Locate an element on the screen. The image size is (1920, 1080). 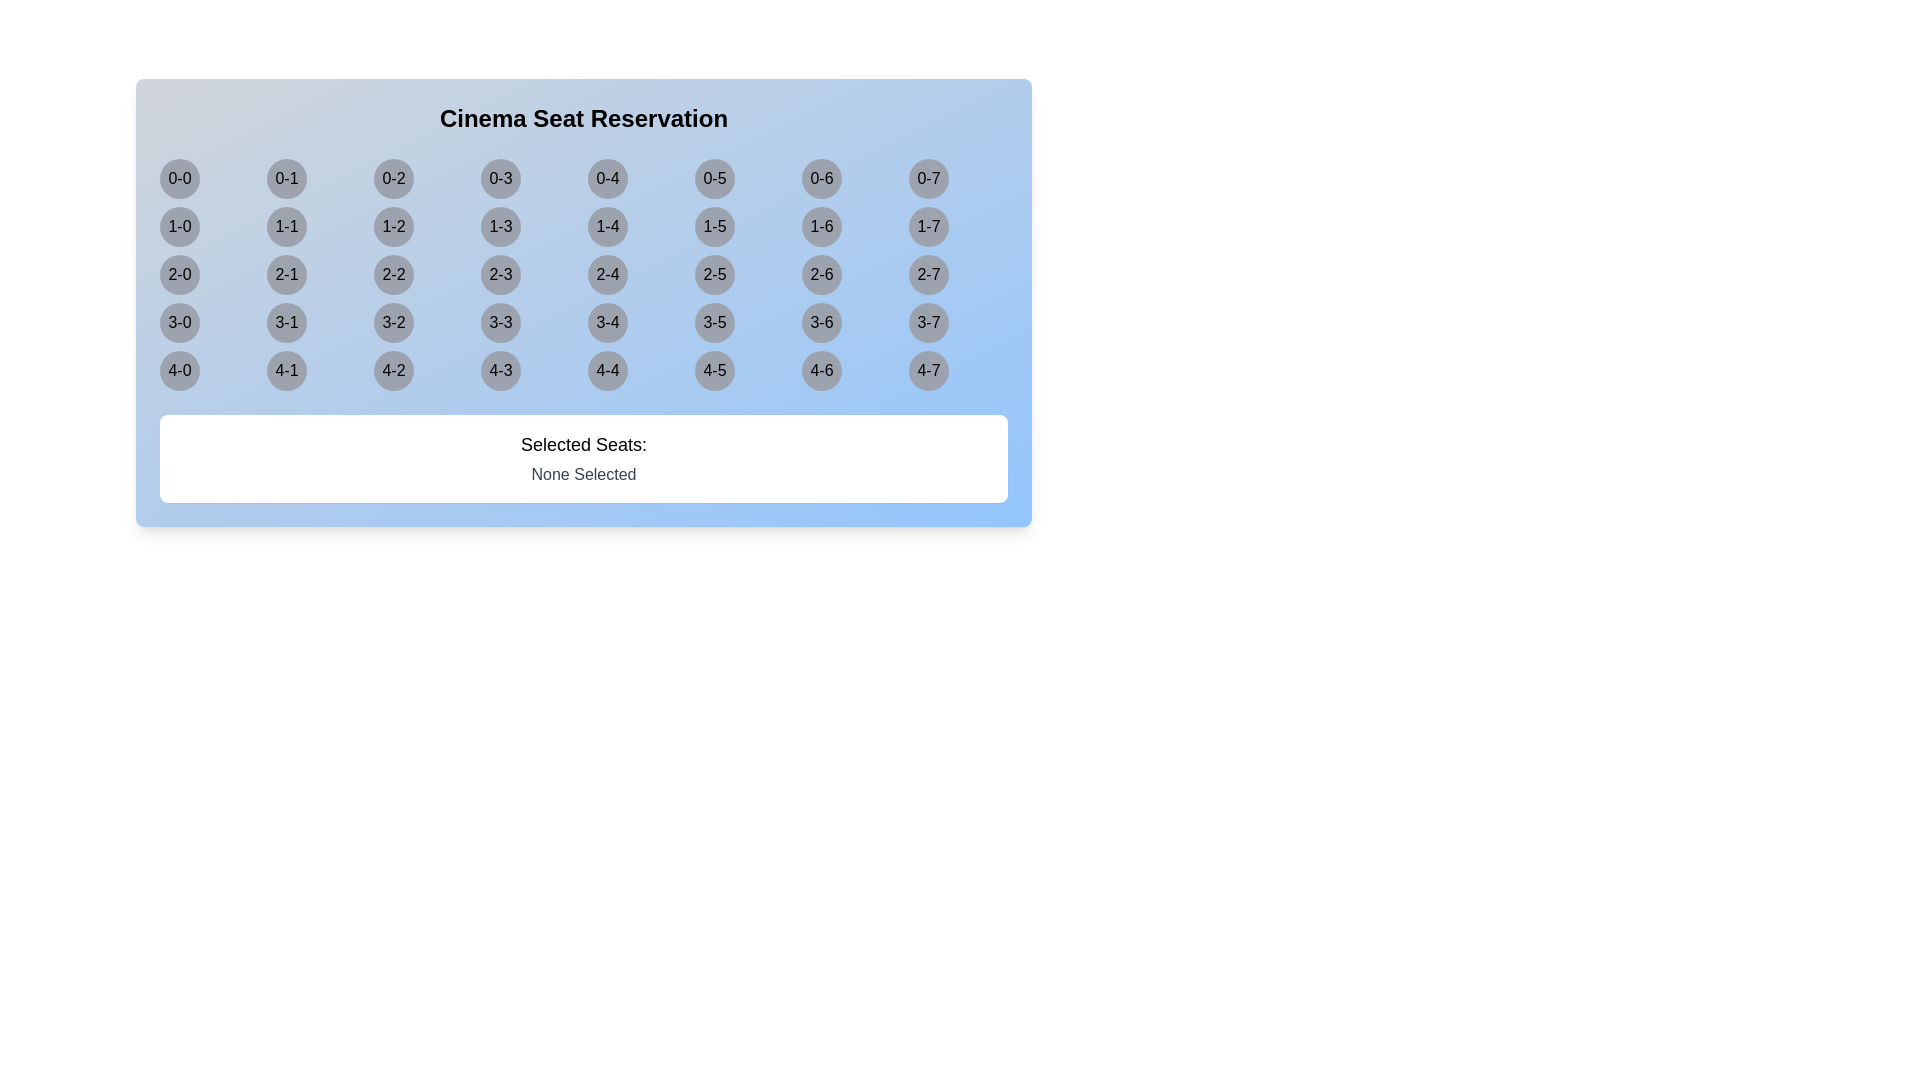
the selectable option button located in the fifth row and first column of the grid to observe the hover effect is located at coordinates (180, 370).